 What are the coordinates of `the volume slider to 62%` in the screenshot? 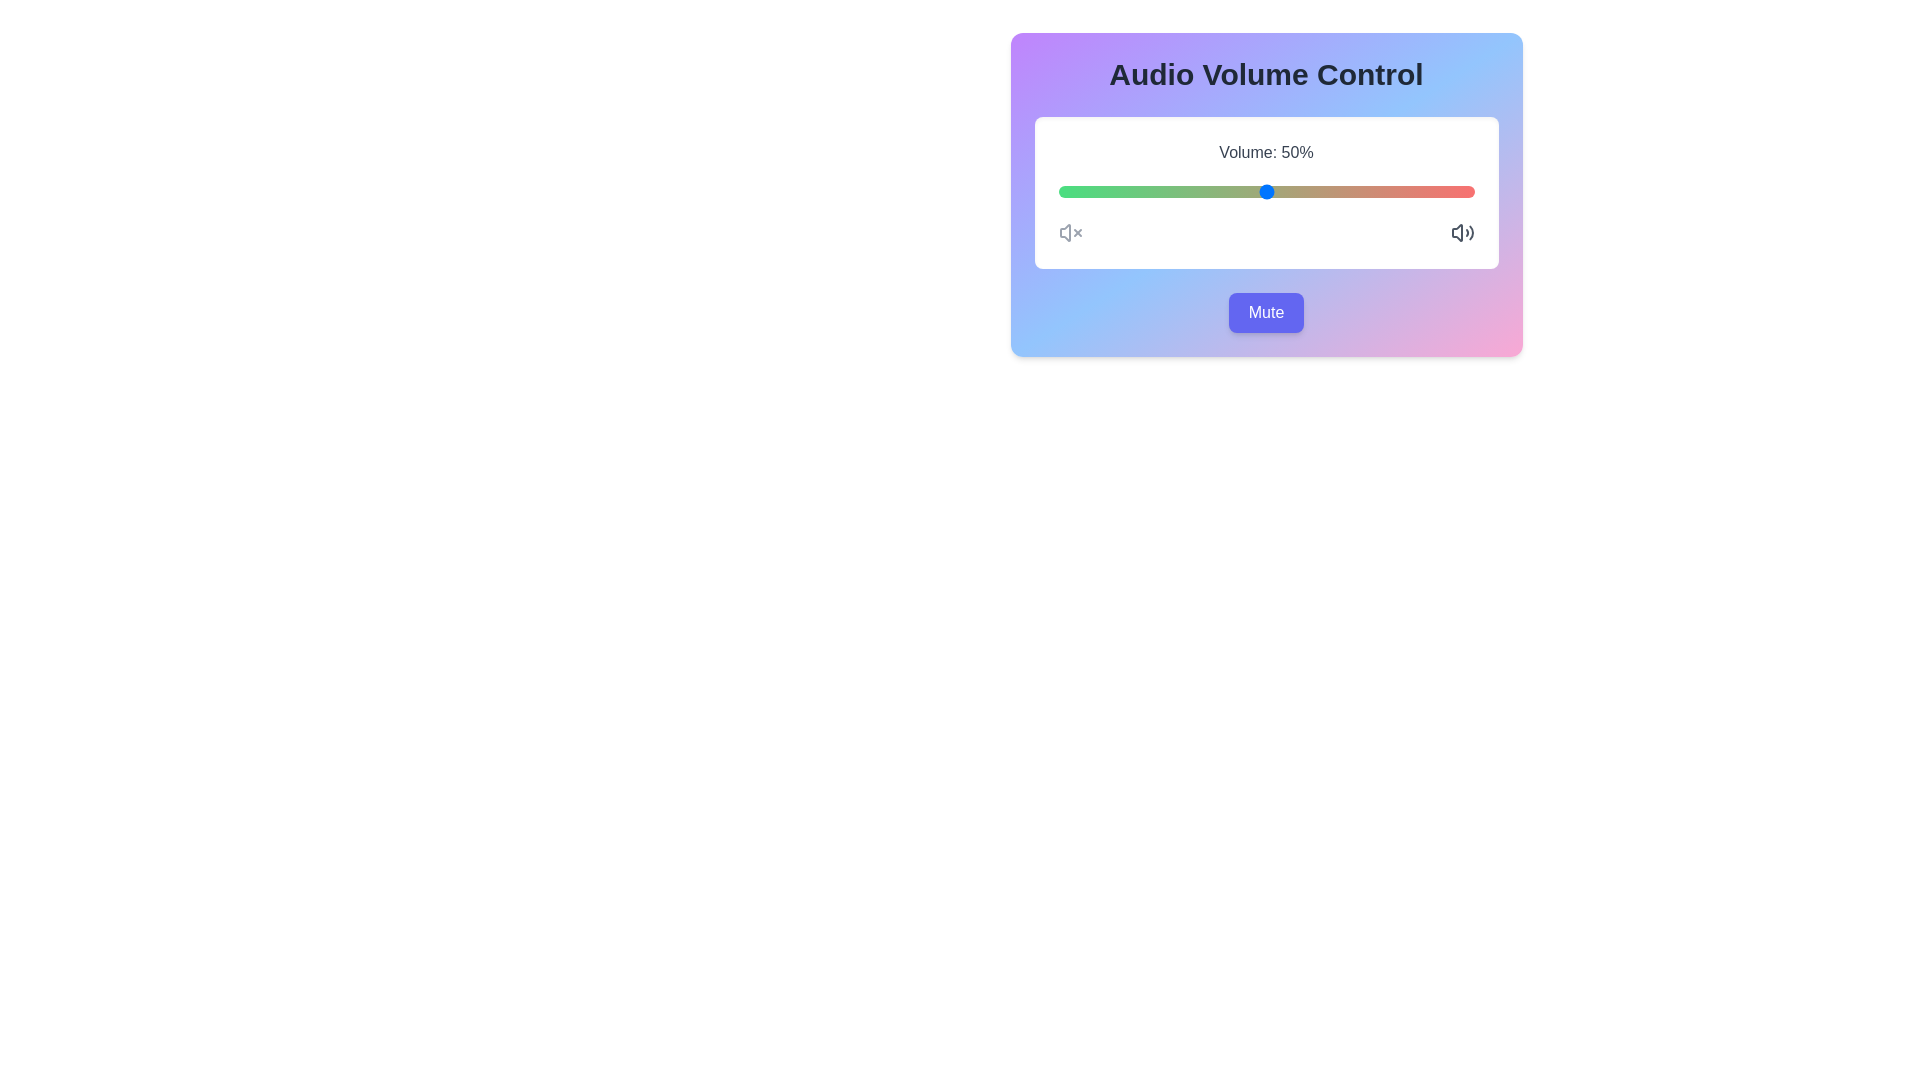 It's located at (1316, 192).